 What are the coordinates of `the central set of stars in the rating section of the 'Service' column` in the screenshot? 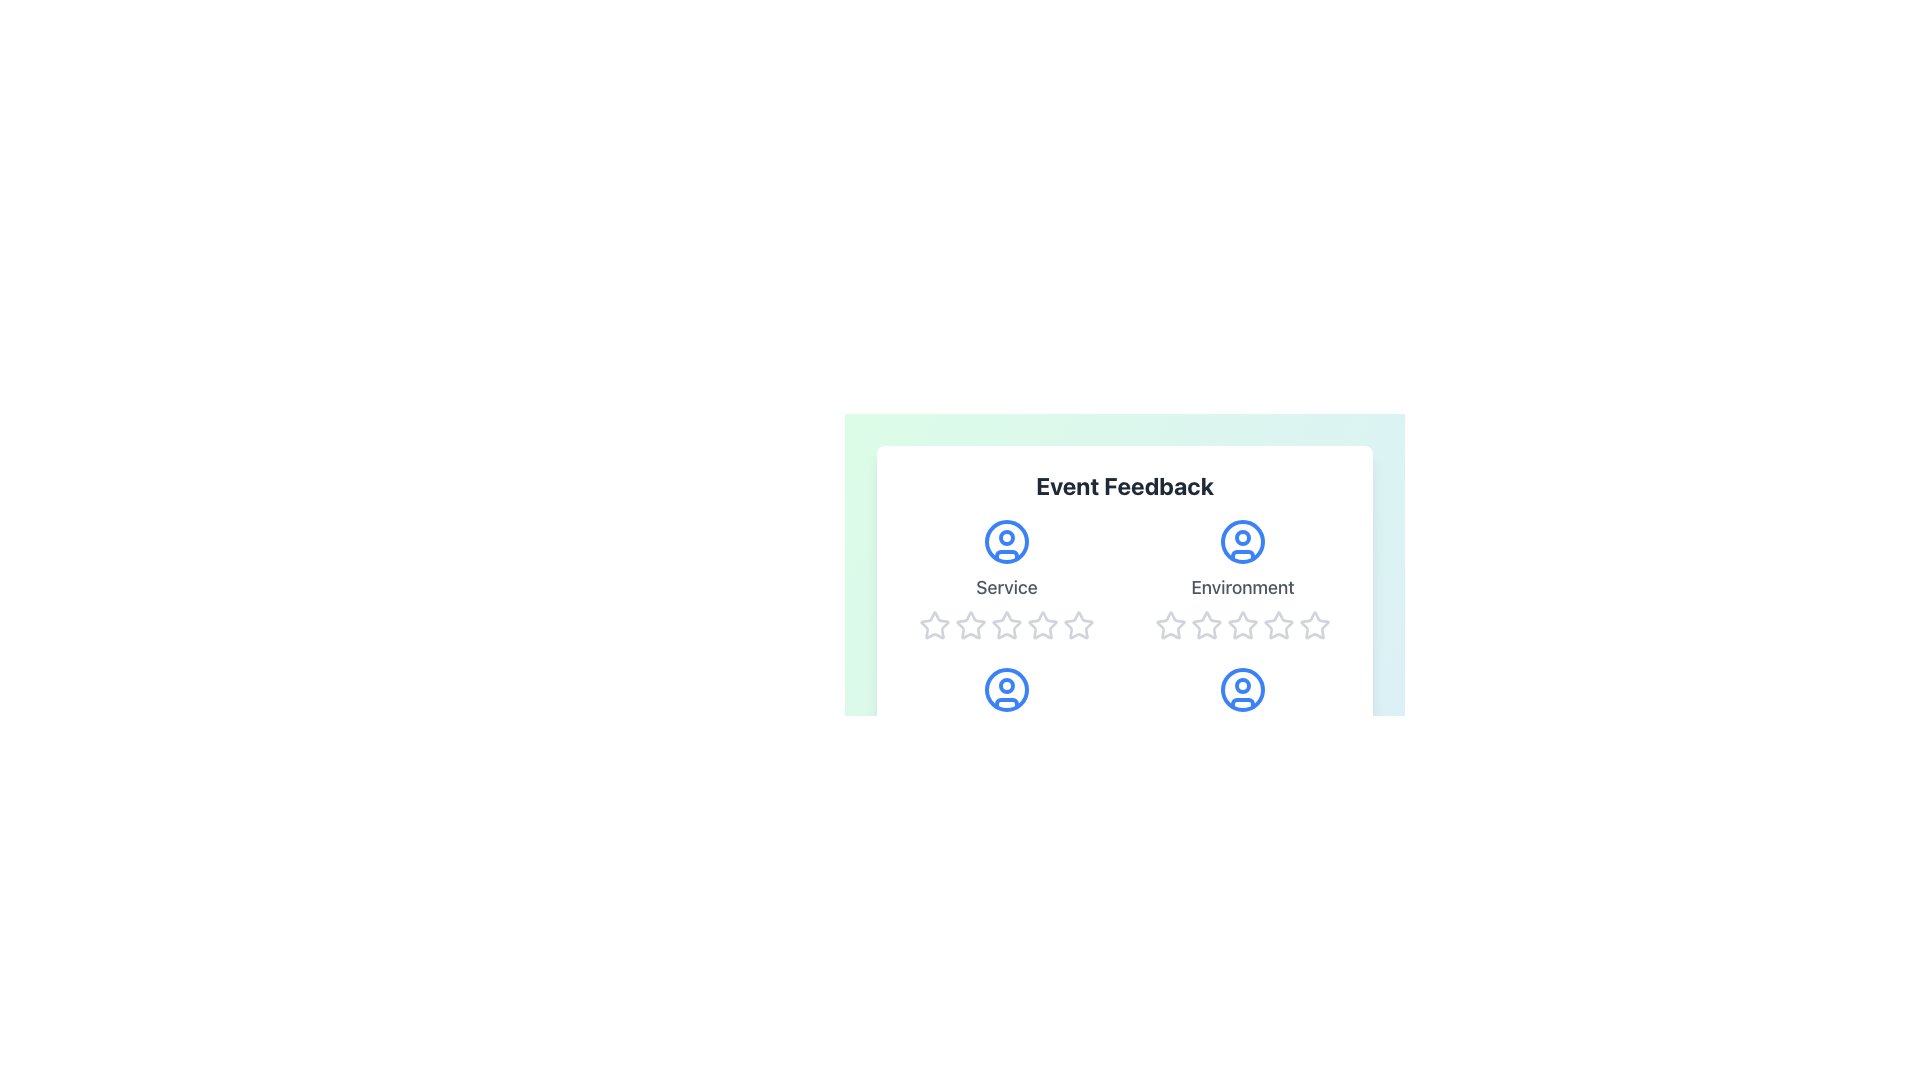 It's located at (1007, 624).